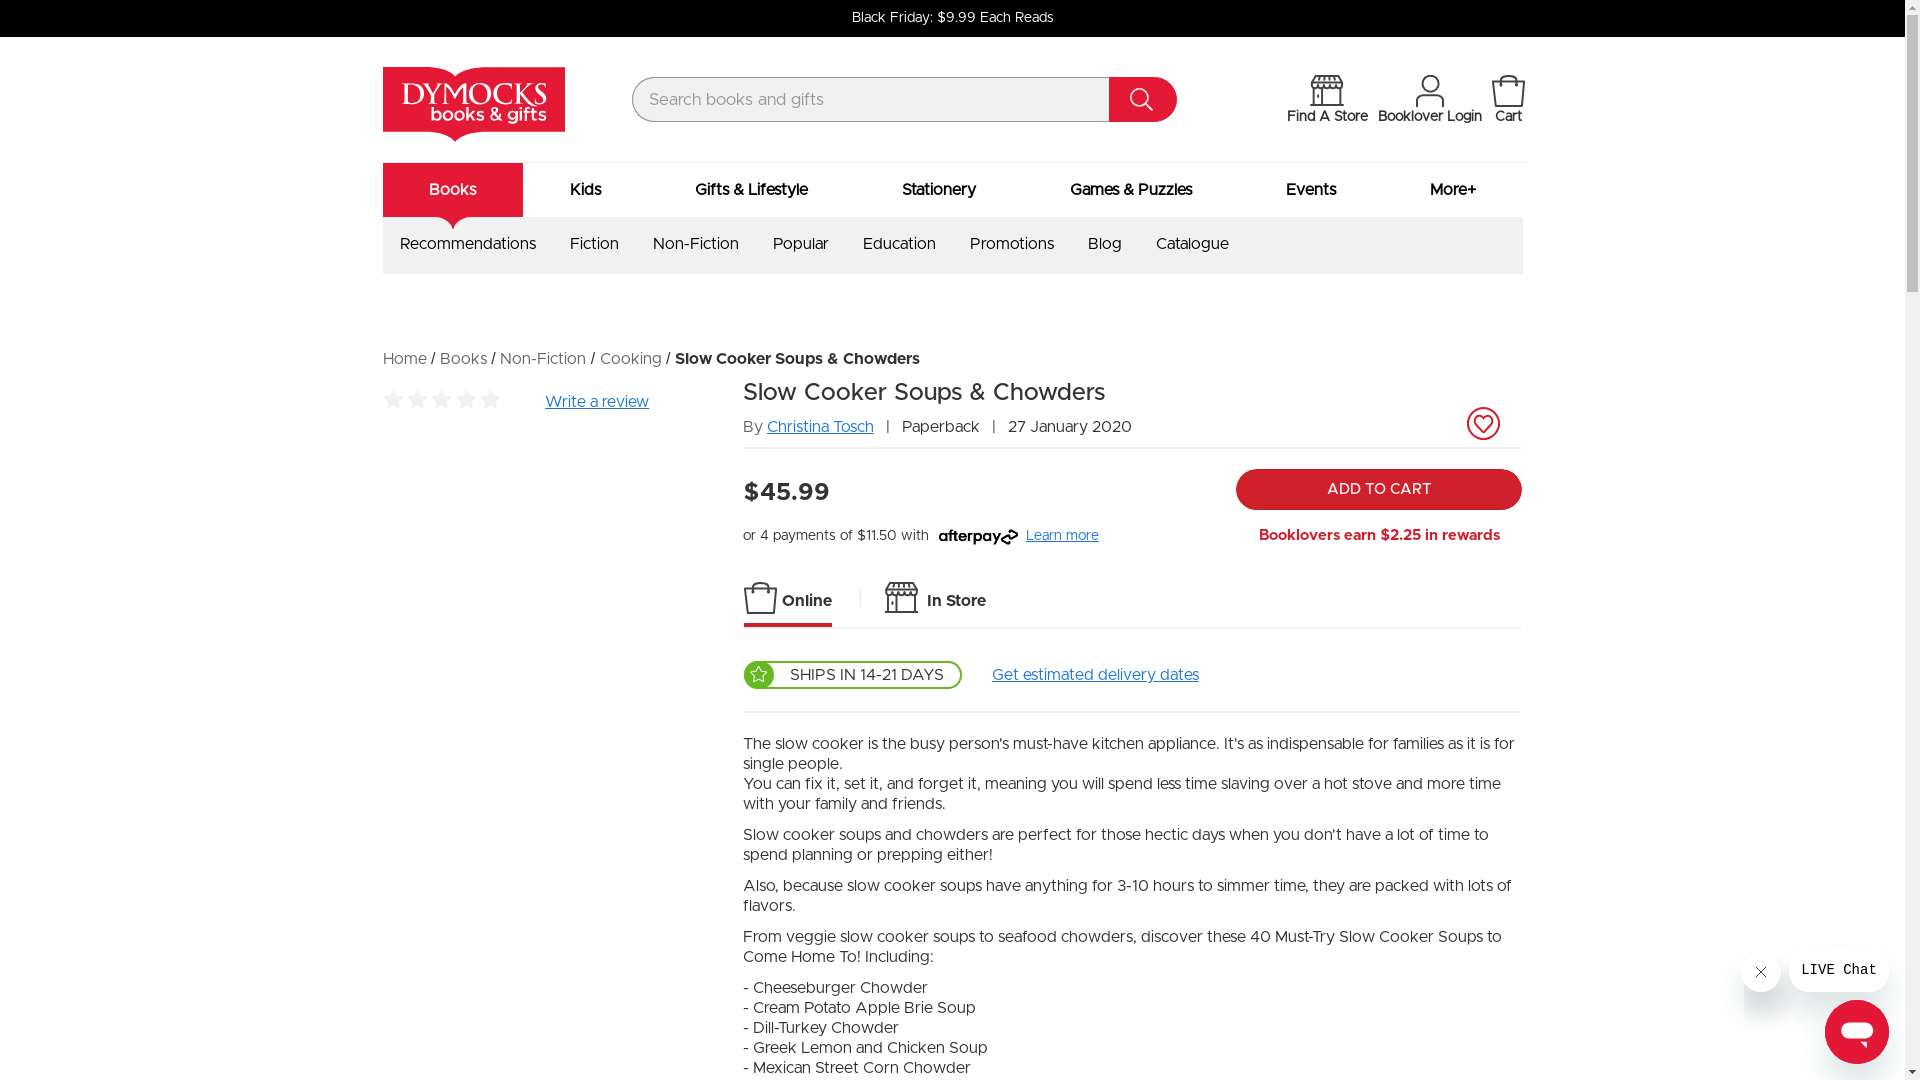 The image size is (1920, 1080). Describe the element at coordinates (402, 357) in the screenshot. I see `'Home'` at that location.